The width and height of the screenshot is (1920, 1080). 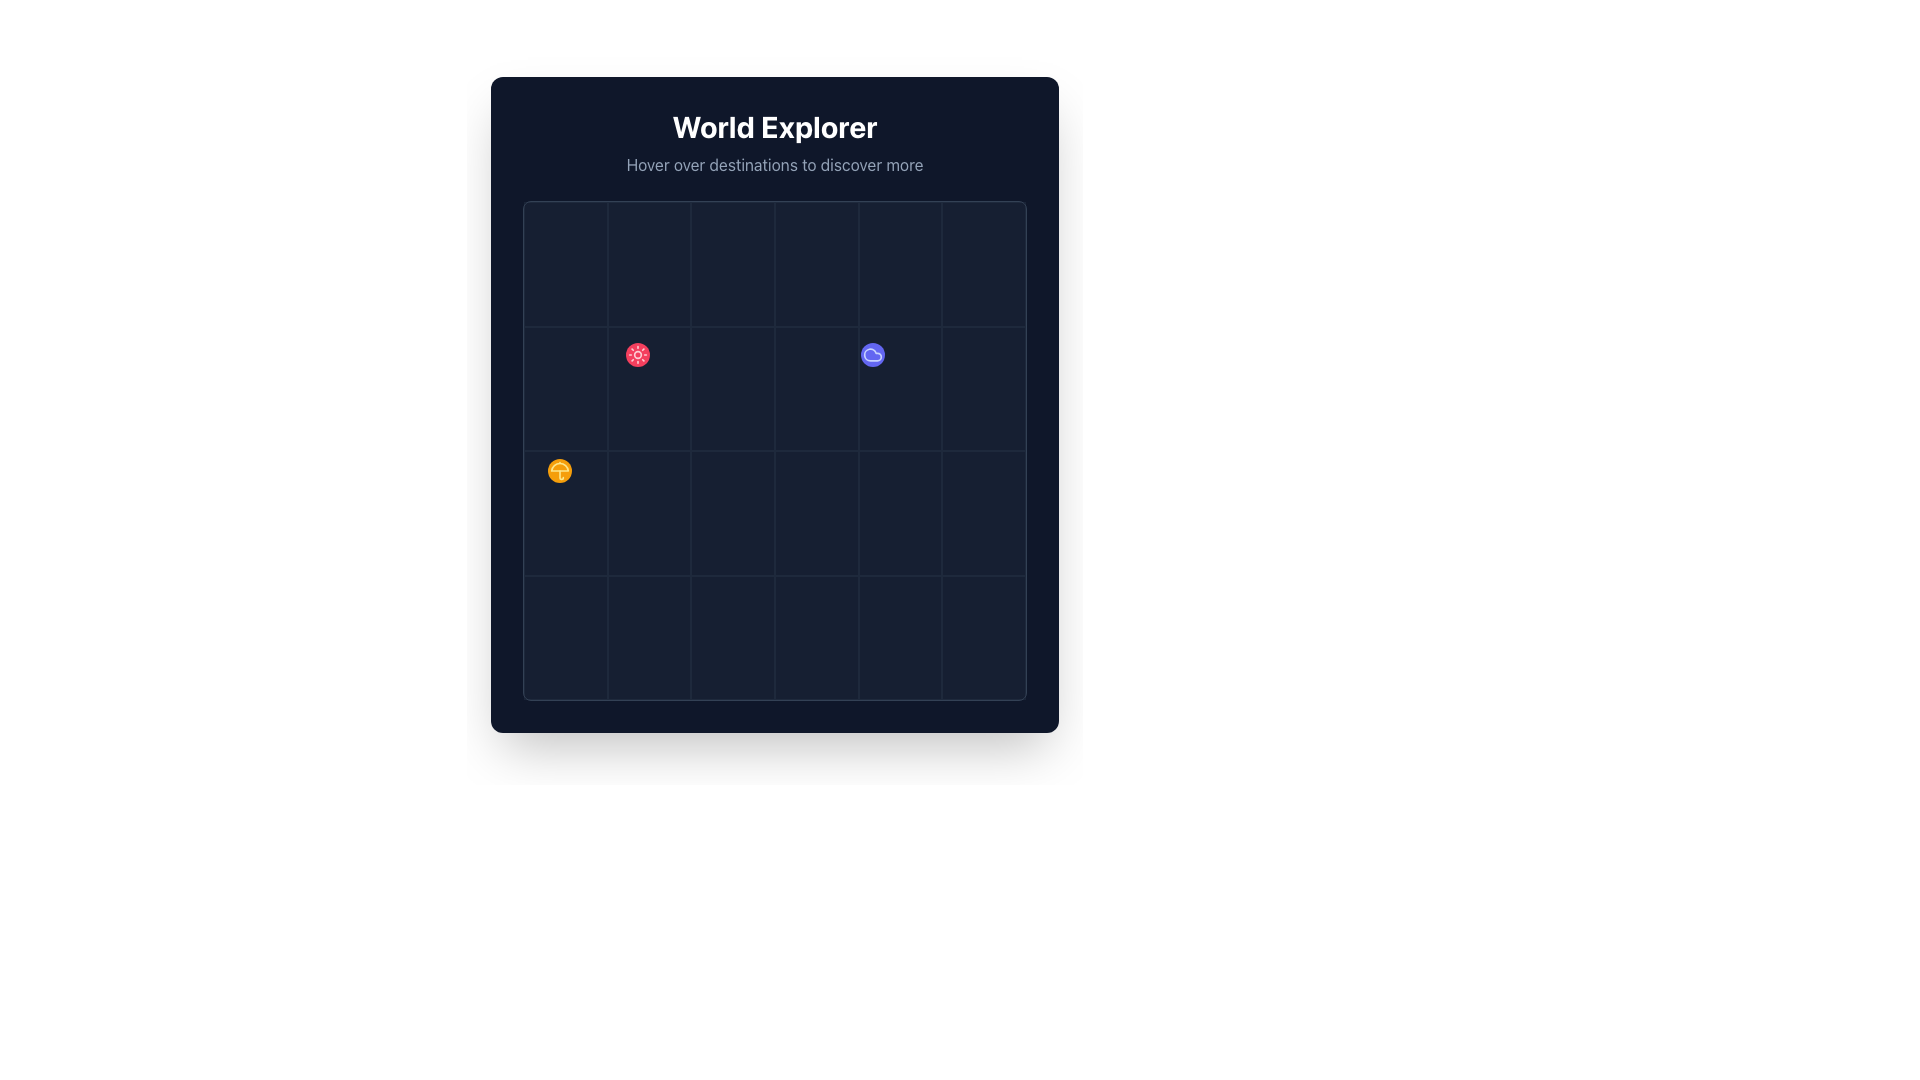 I want to click on the orange-colored umbrella icon located in the lower-left quadrant of the grid interface, so click(x=560, y=470).